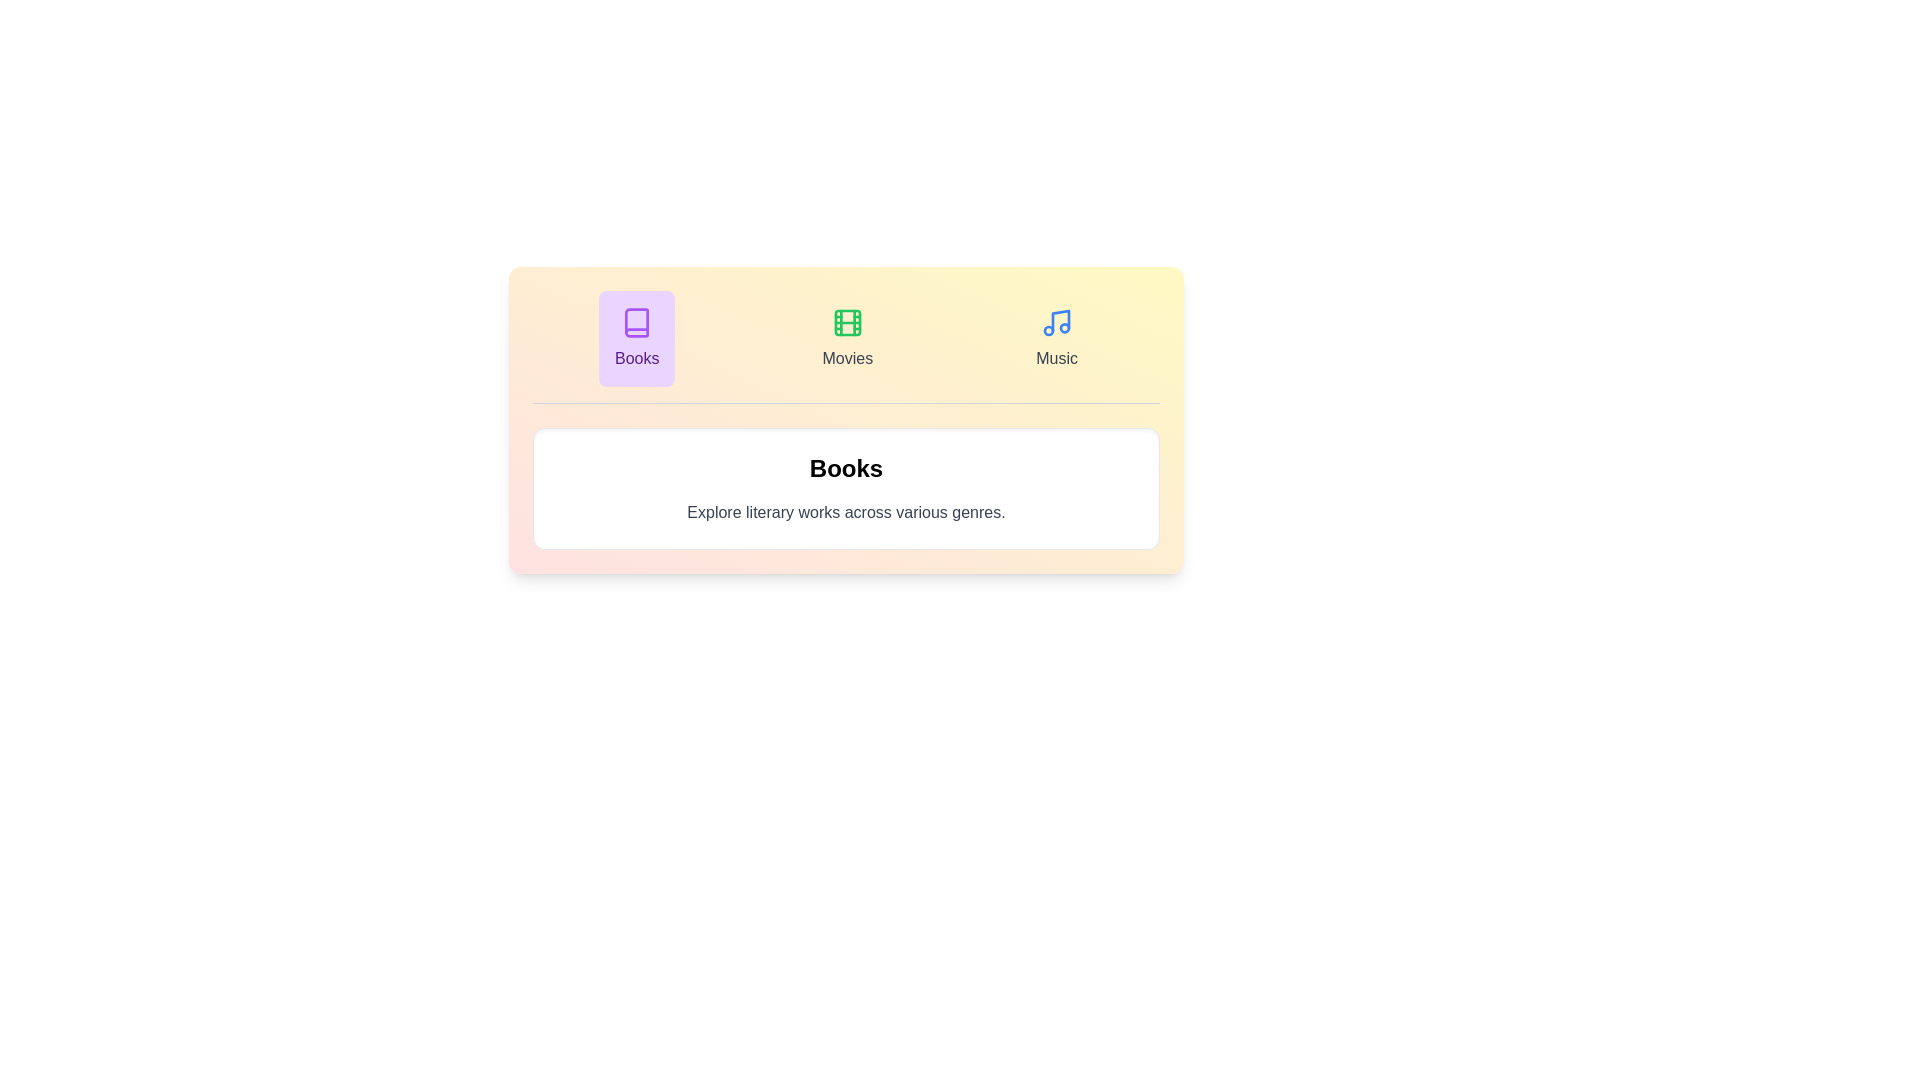  What do you see at coordinates (846, 338) in the screenshot?
I see `the tab labeled Movies and observe its icon and label` at bounding box center [846, 338].